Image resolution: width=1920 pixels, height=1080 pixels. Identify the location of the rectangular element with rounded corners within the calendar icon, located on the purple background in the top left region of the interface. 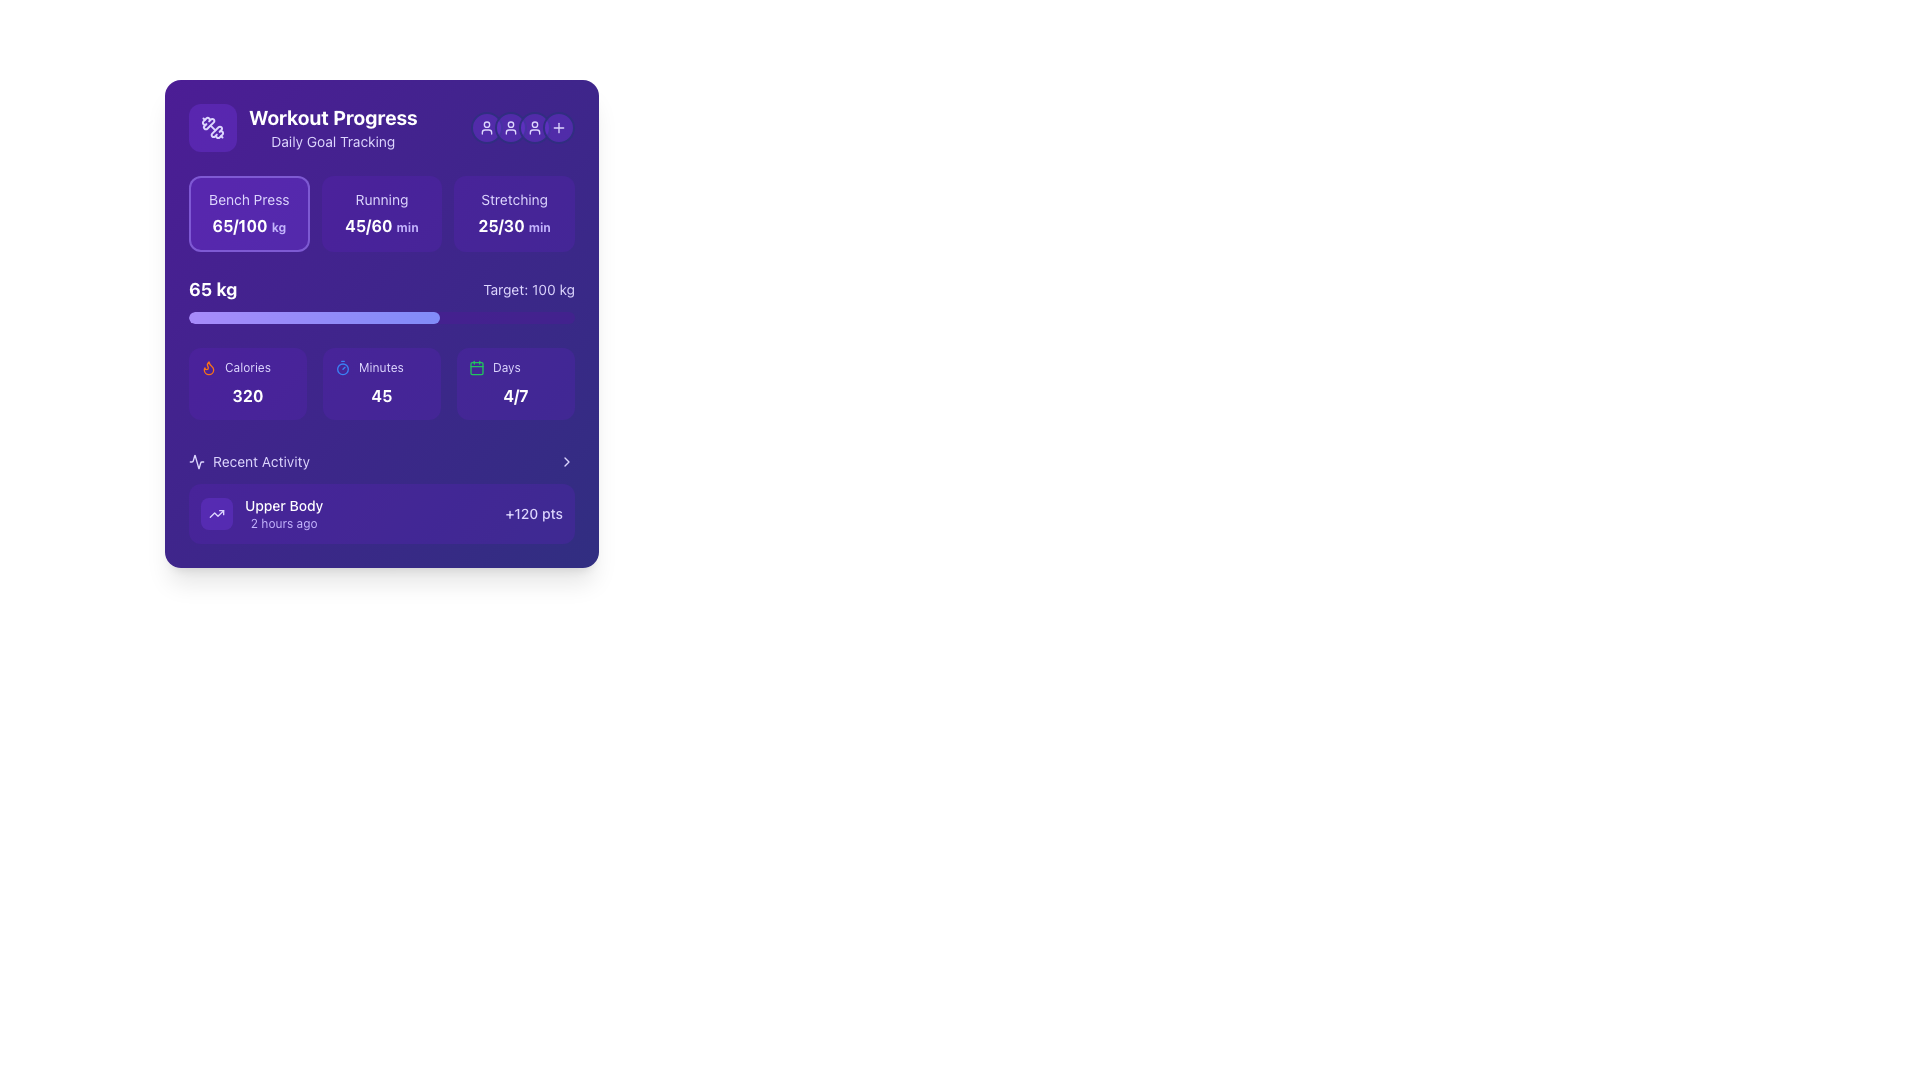
(475, 367).